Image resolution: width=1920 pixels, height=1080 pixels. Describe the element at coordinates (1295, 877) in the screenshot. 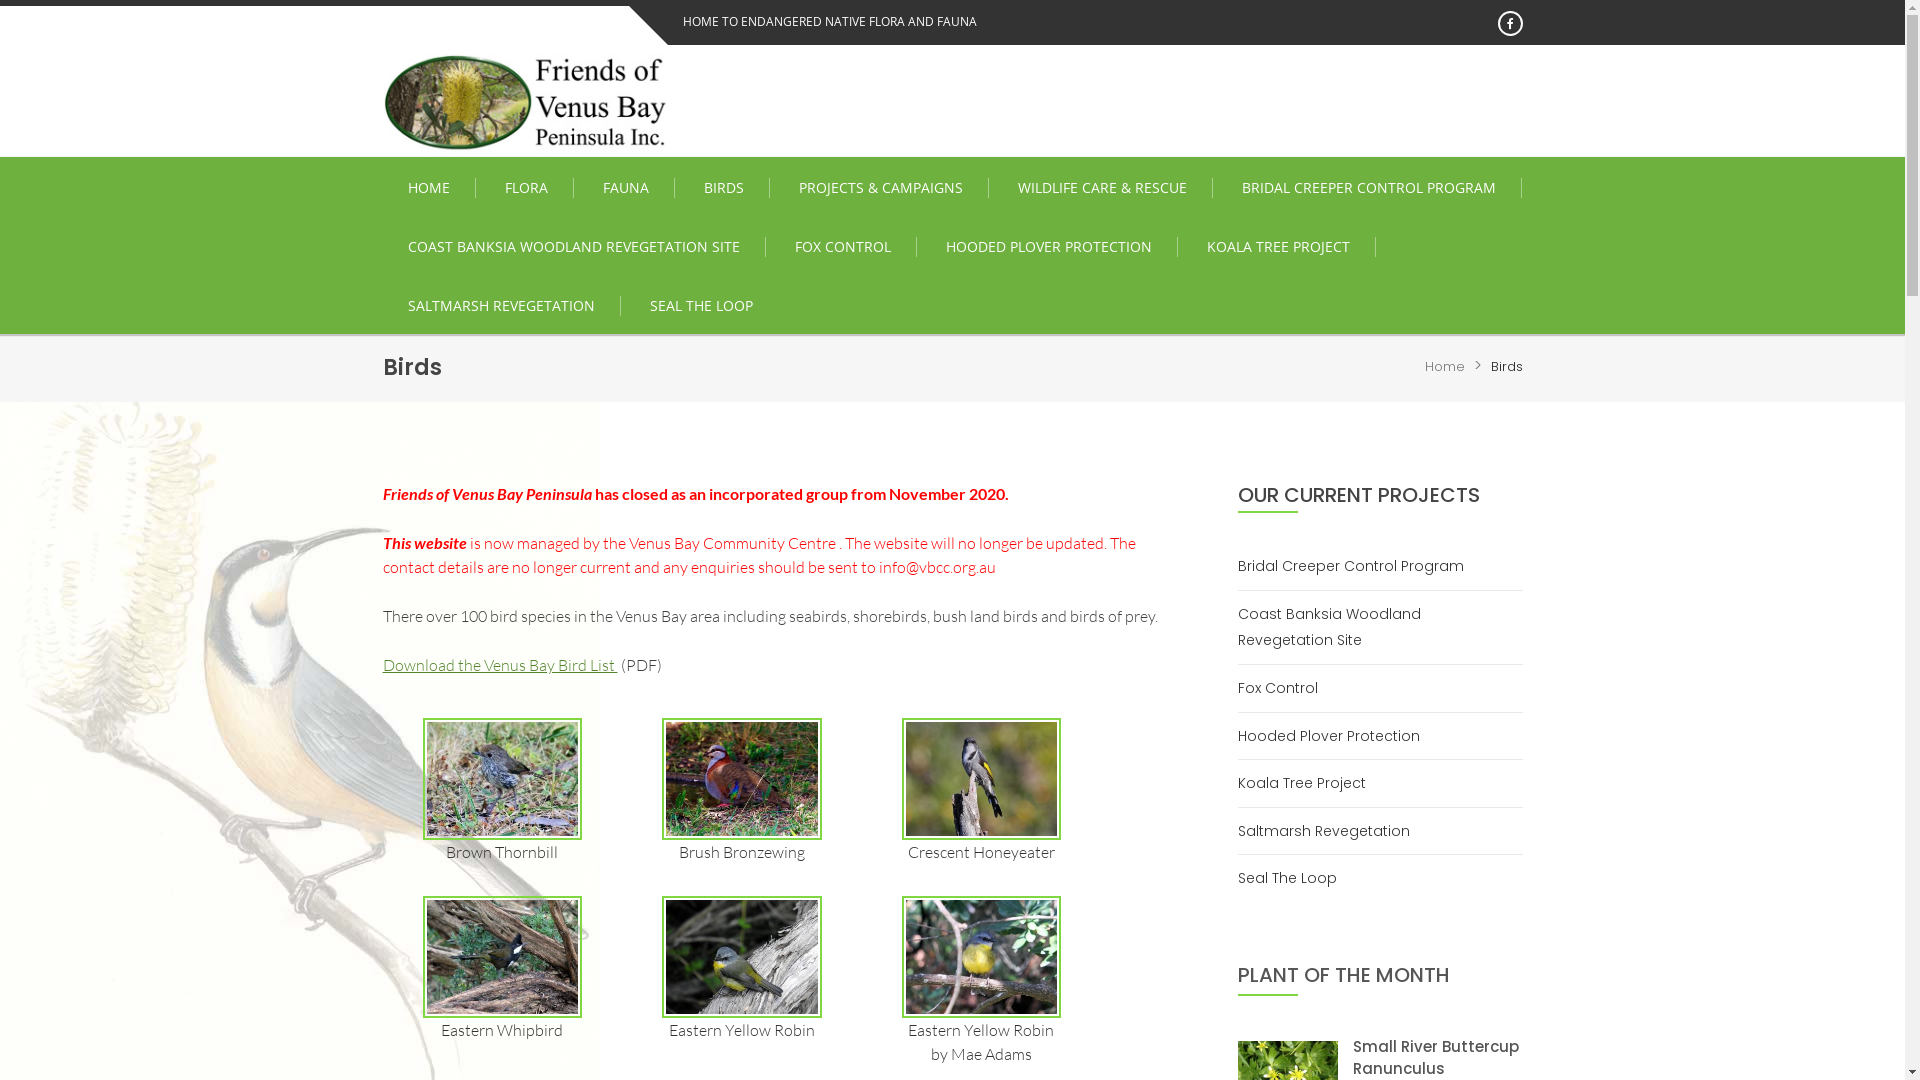

I see `'Seal The Loop'` at that location.